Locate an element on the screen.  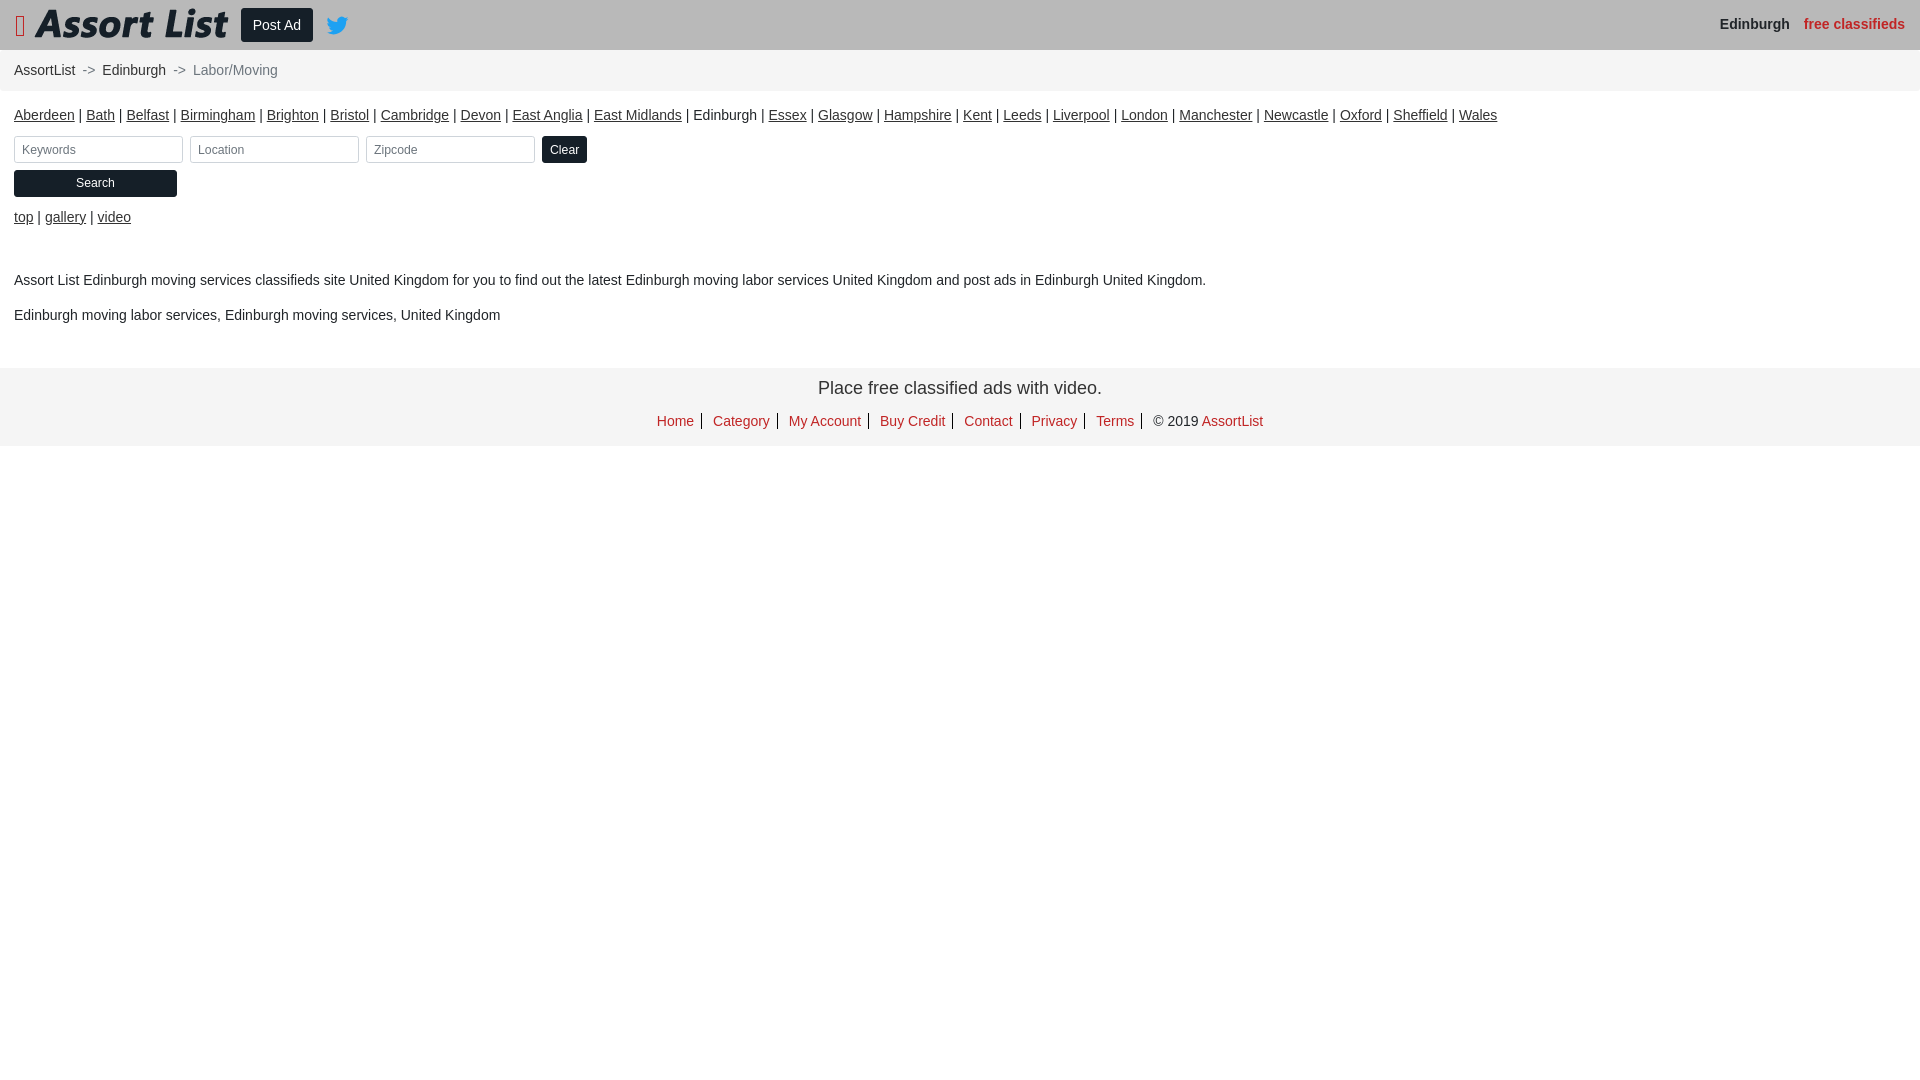
'gallery' is located at coordinates (44, 216).